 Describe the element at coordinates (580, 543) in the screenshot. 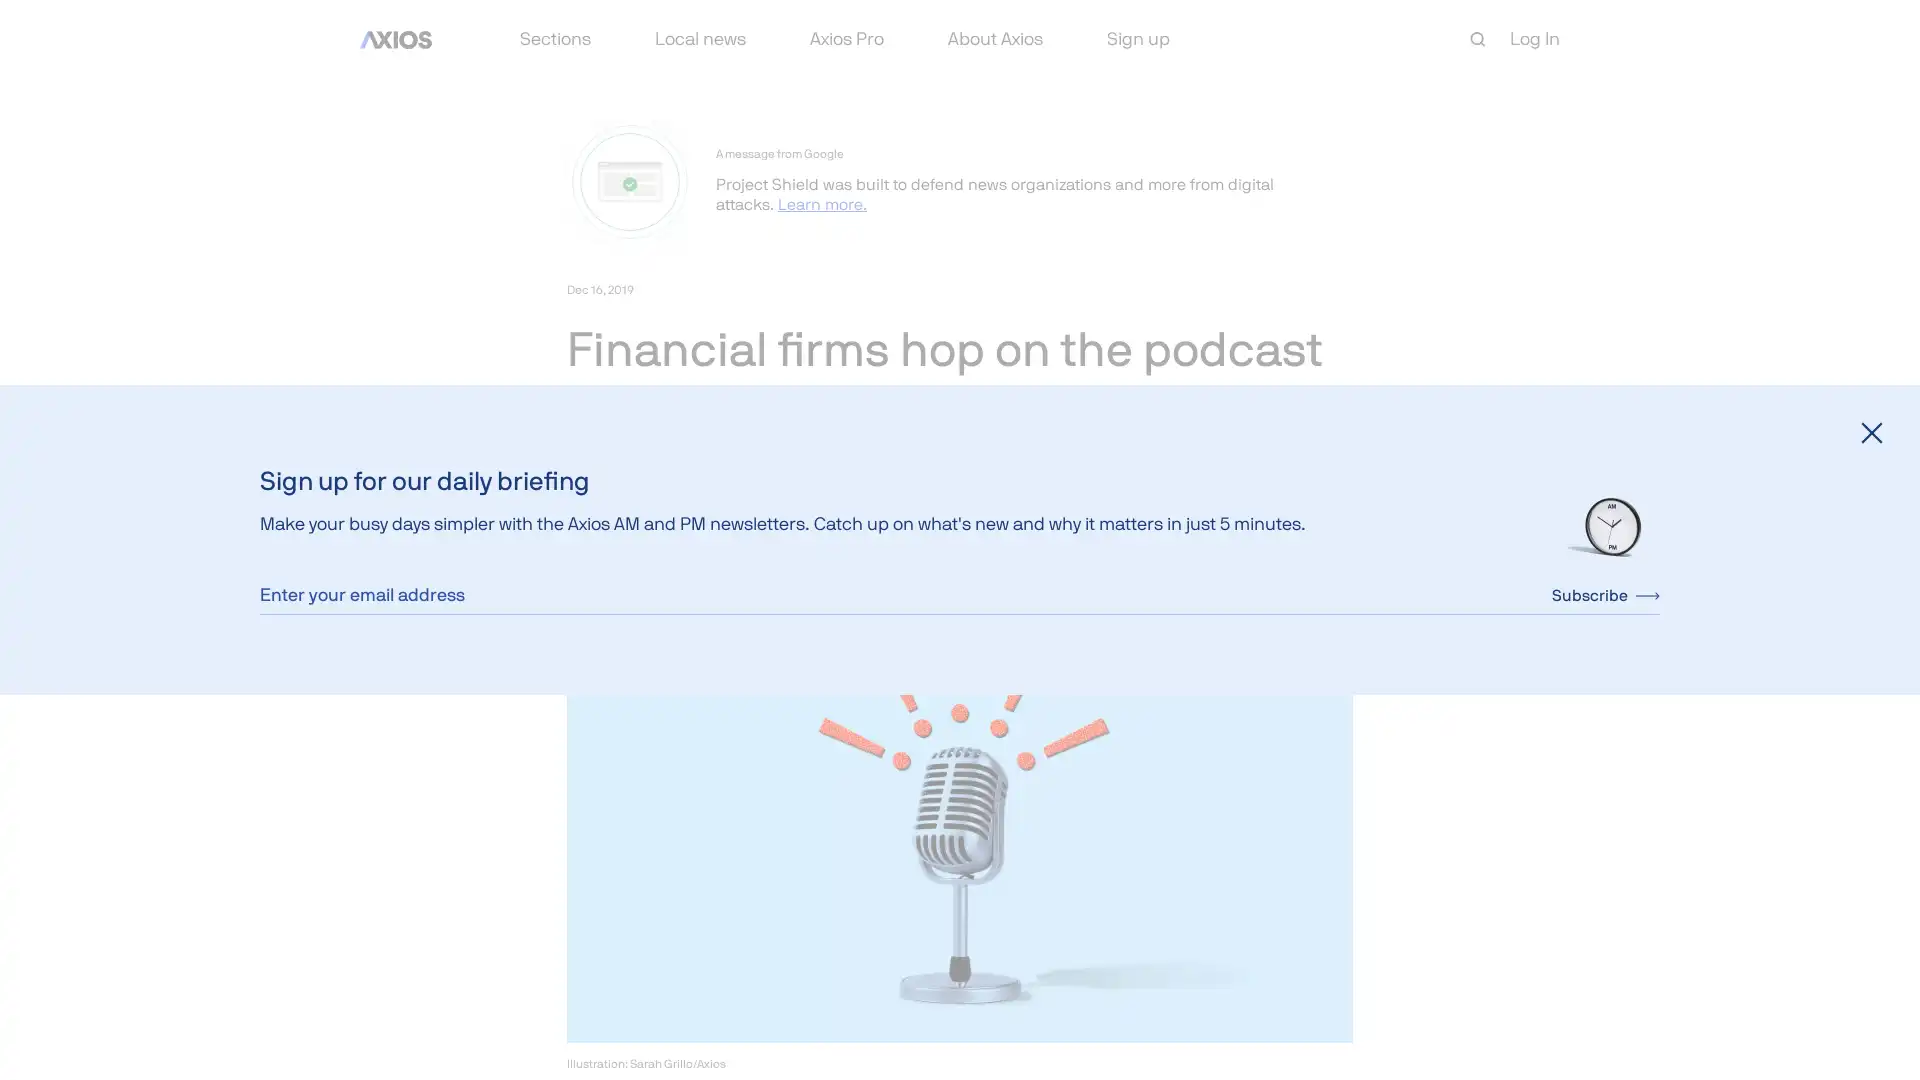

I see `facebook` at that location.